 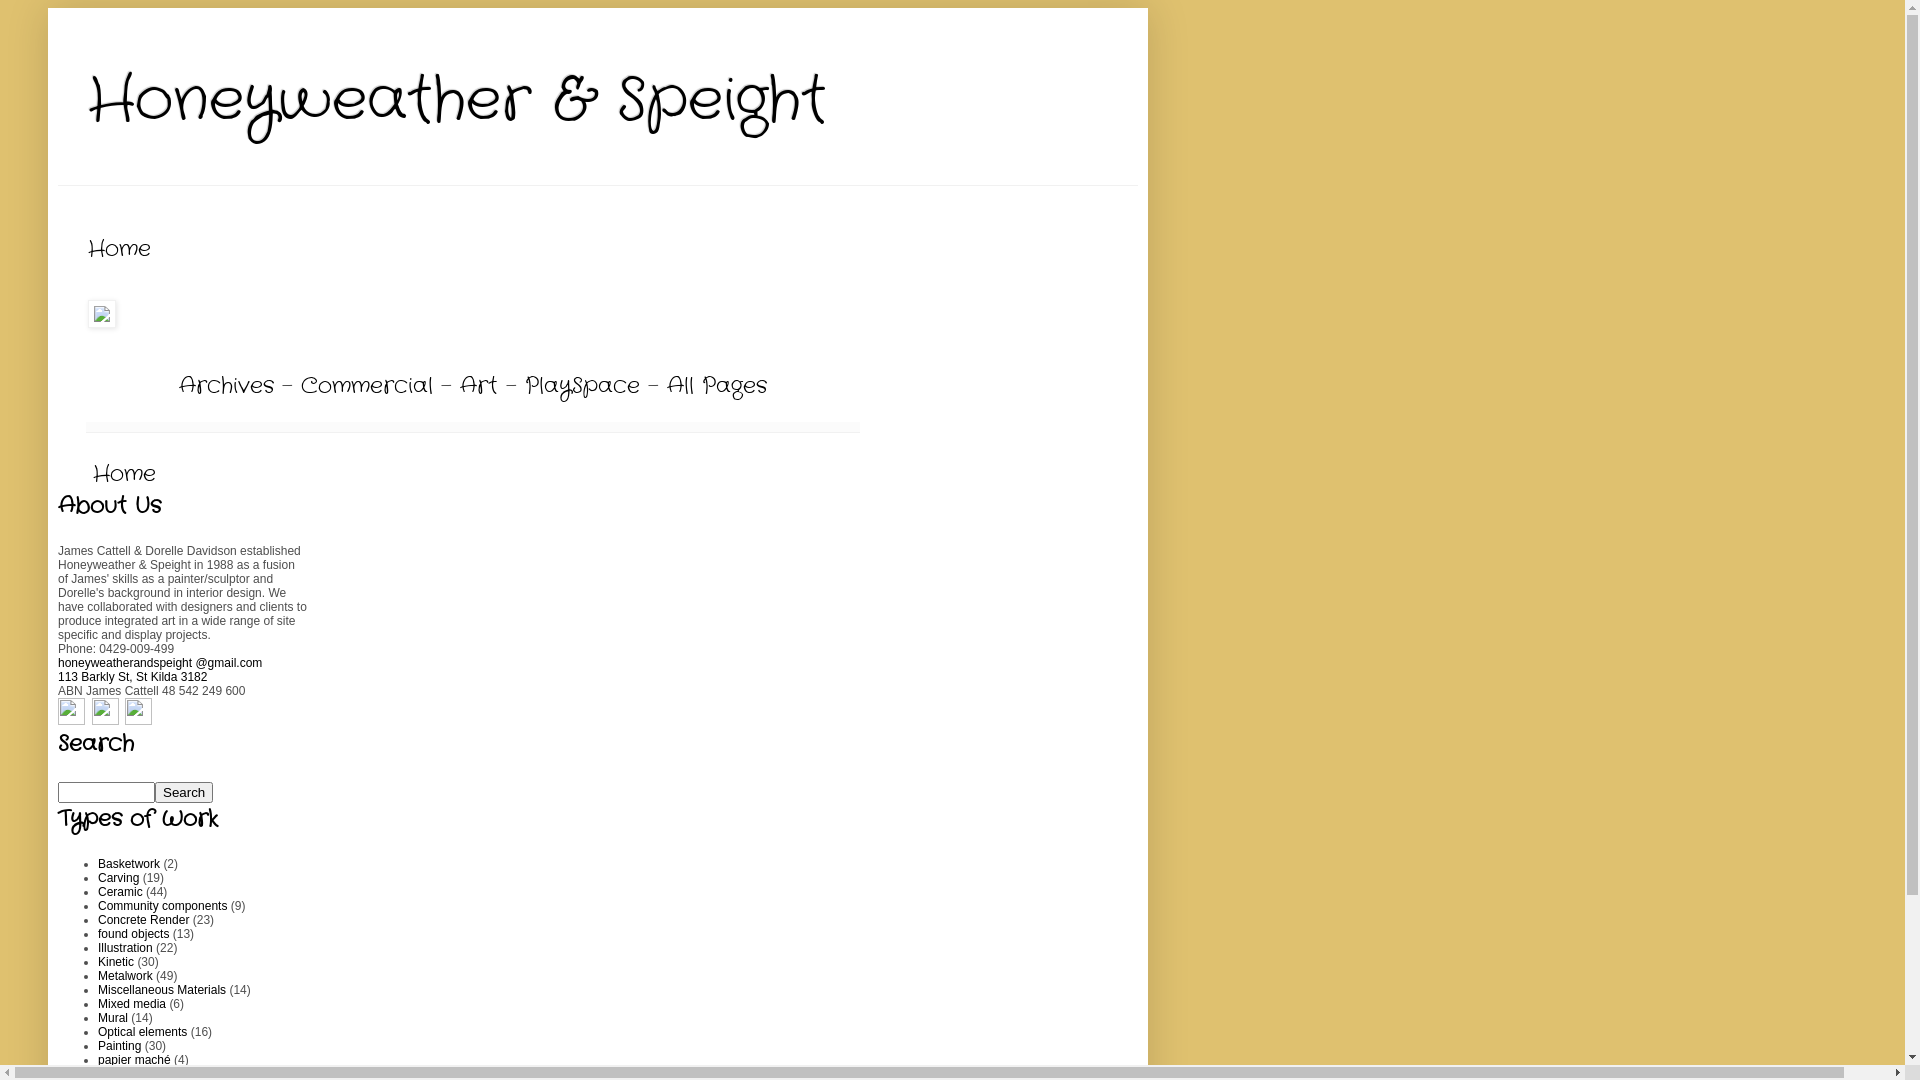 I want to click on 'PlaySpace', so click(x=581, y=385).